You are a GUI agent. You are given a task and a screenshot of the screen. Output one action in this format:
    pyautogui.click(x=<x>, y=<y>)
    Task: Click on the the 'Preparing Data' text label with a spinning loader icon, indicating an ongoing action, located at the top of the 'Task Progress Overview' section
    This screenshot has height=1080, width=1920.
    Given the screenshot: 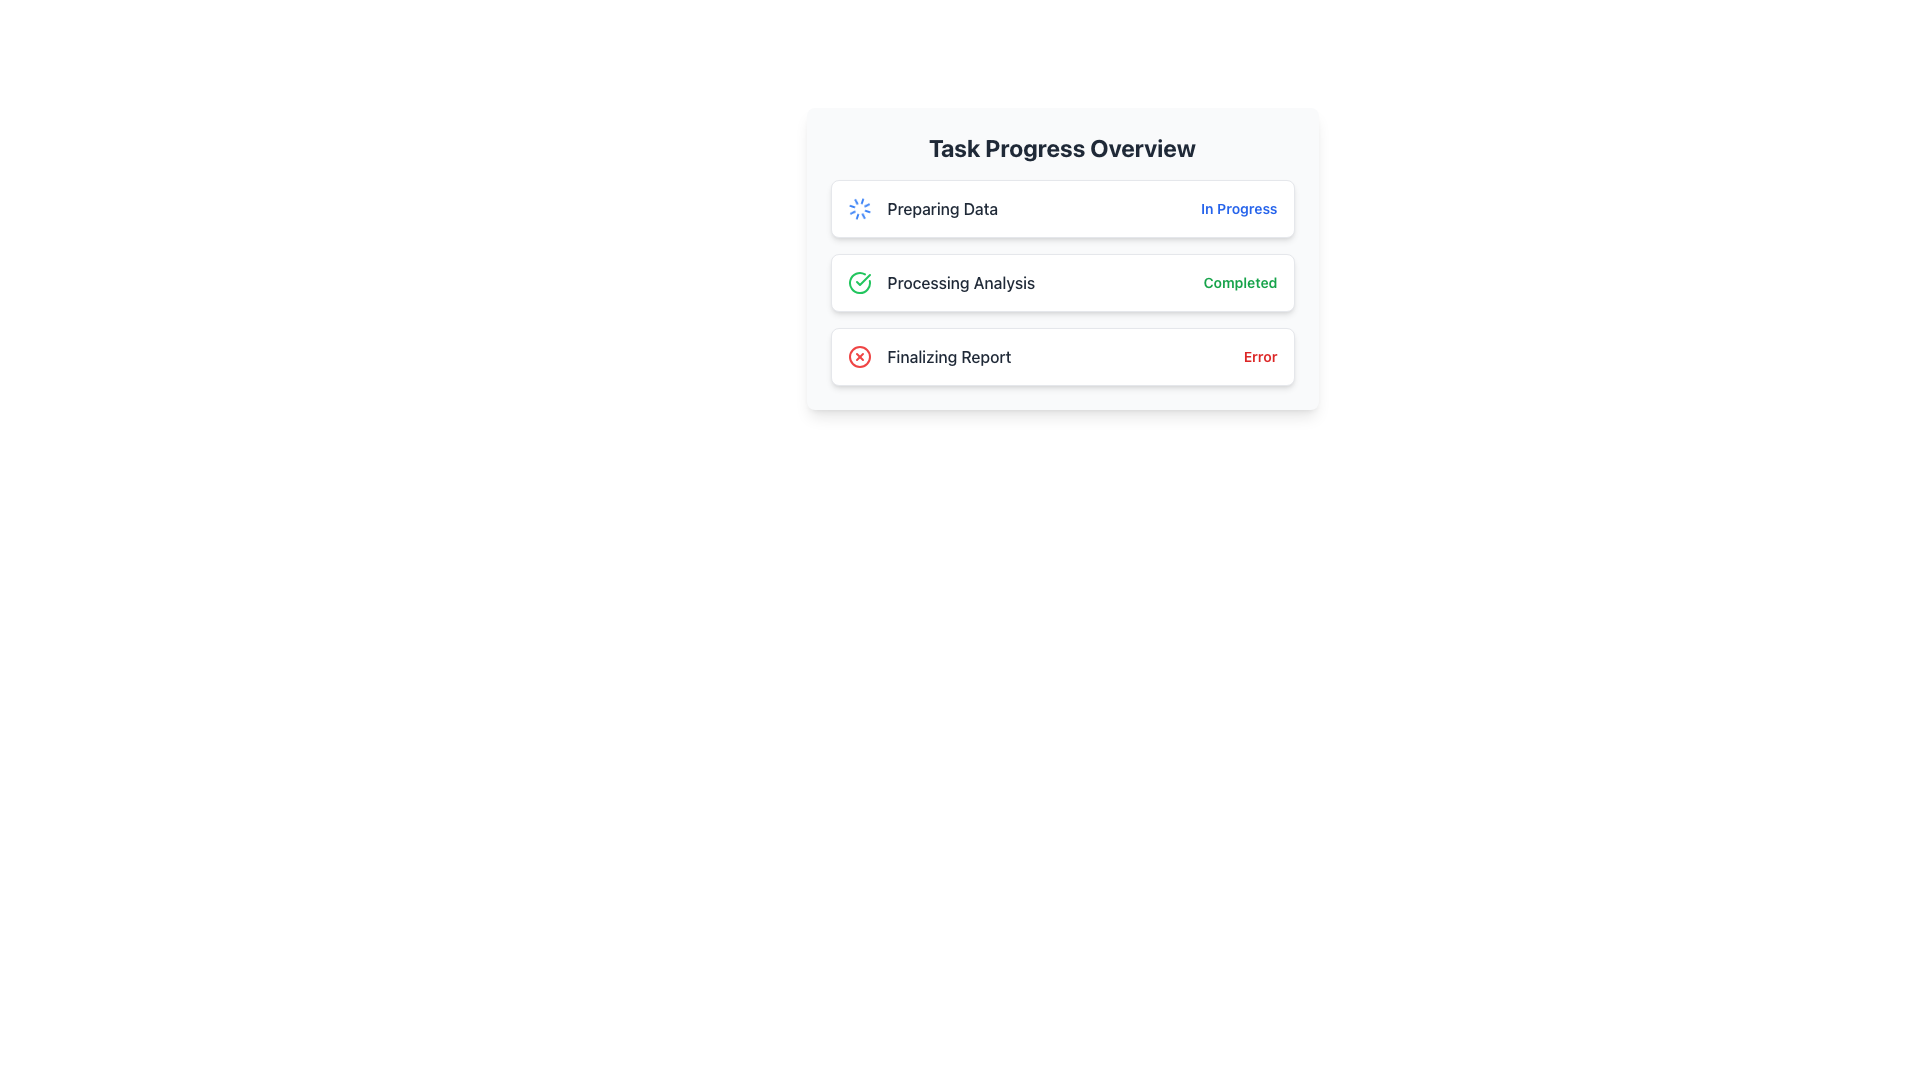 What is the action you would take?
    pyautogui.click(x=921, y=208)
    